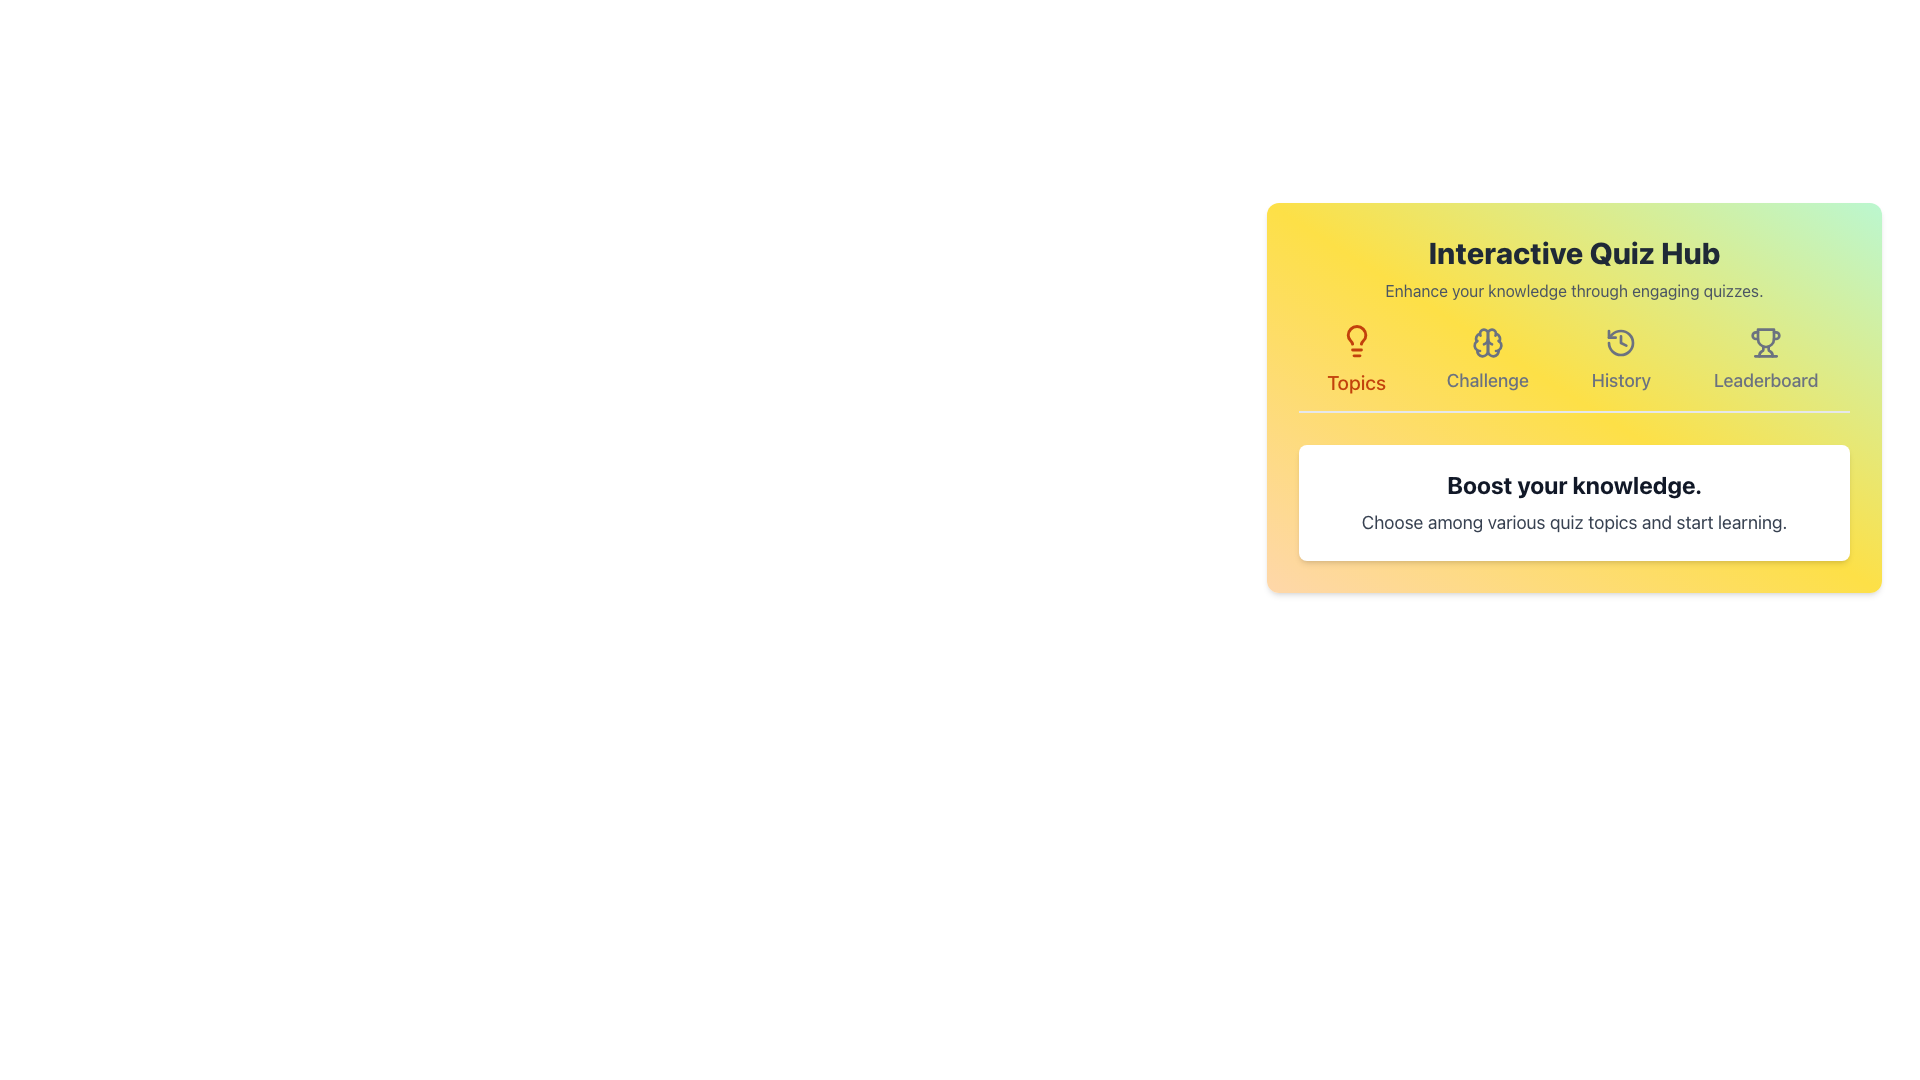 The image size is (1920, 1080). I want to click on the subtitle text label located below the title 'Interactive Quiz Hub' in the interactive quiz hub card, so click(1573, 290).